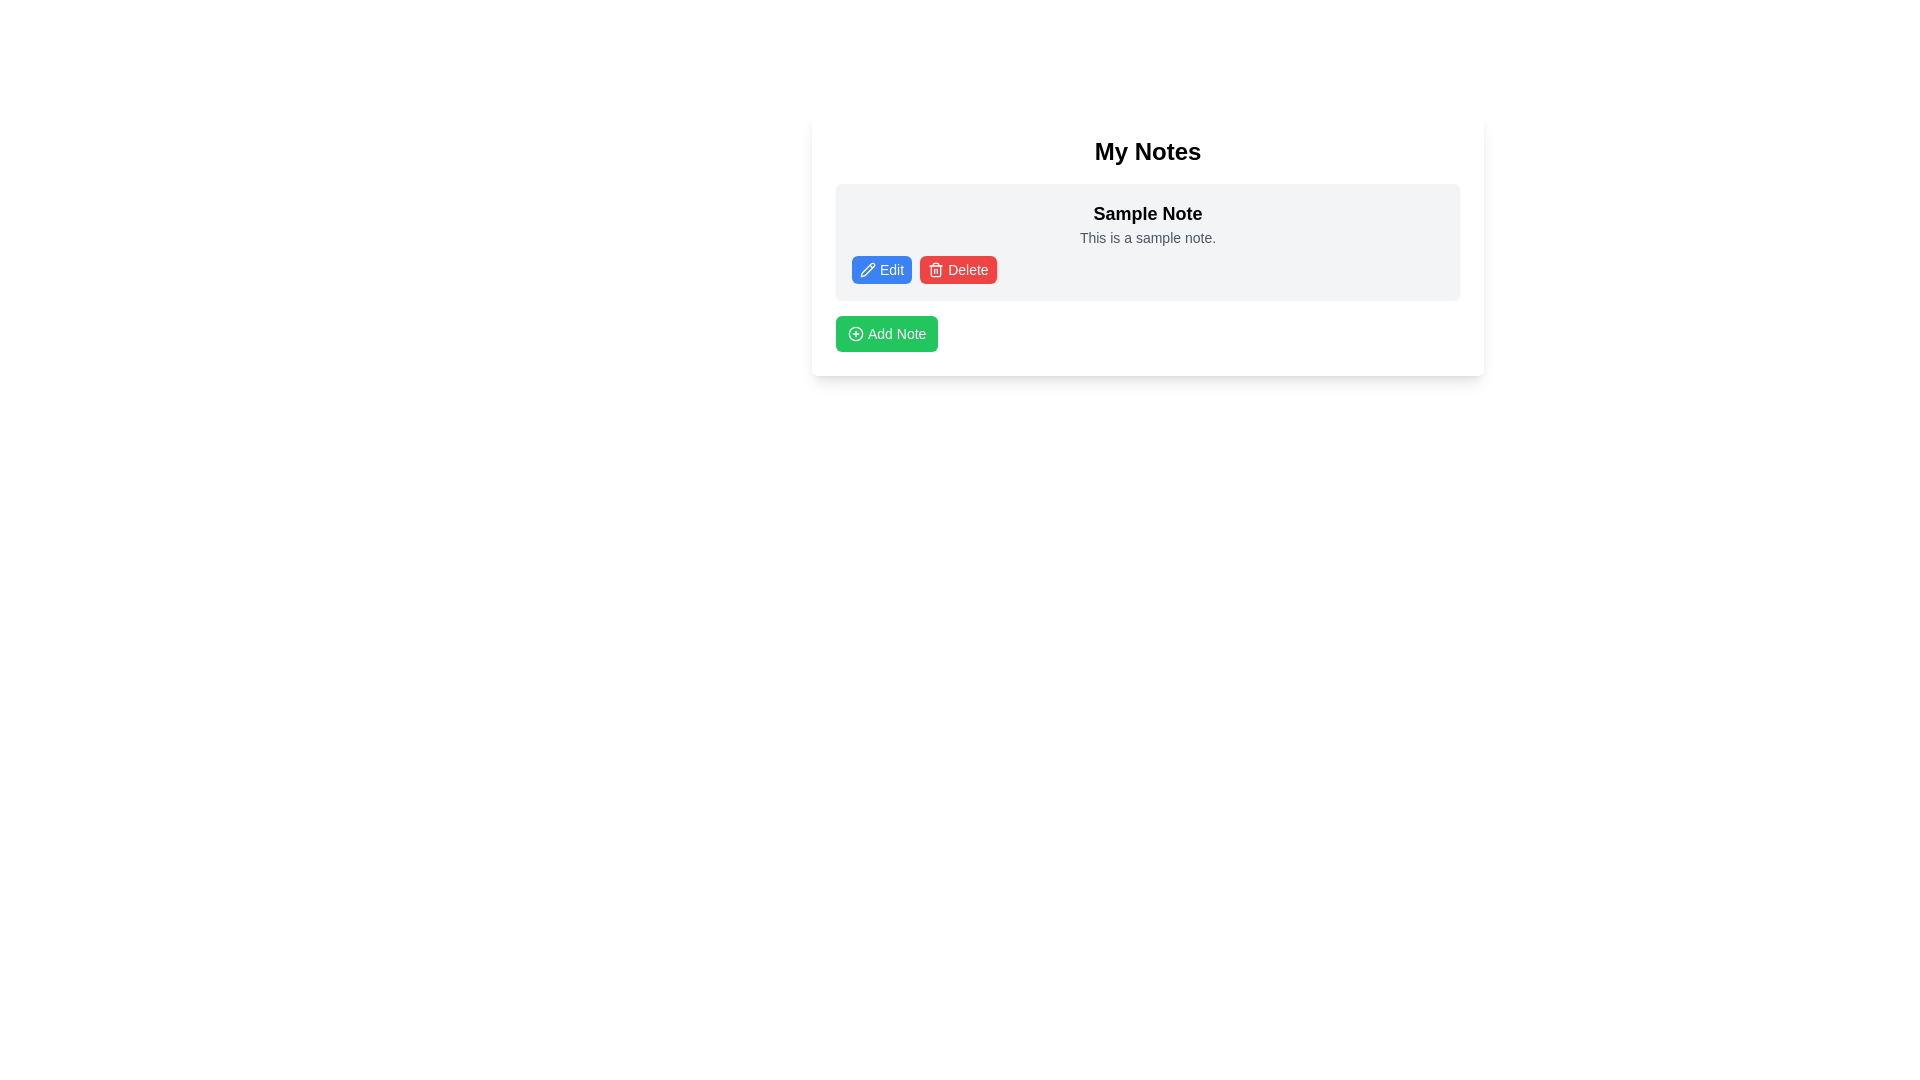 The image size is (1920, 1080). Describe the element at coordinates (855, 333) in the screenshot. I see `the outermost circular outline of the iconographic component within the green 'Add Note' button` at that location.